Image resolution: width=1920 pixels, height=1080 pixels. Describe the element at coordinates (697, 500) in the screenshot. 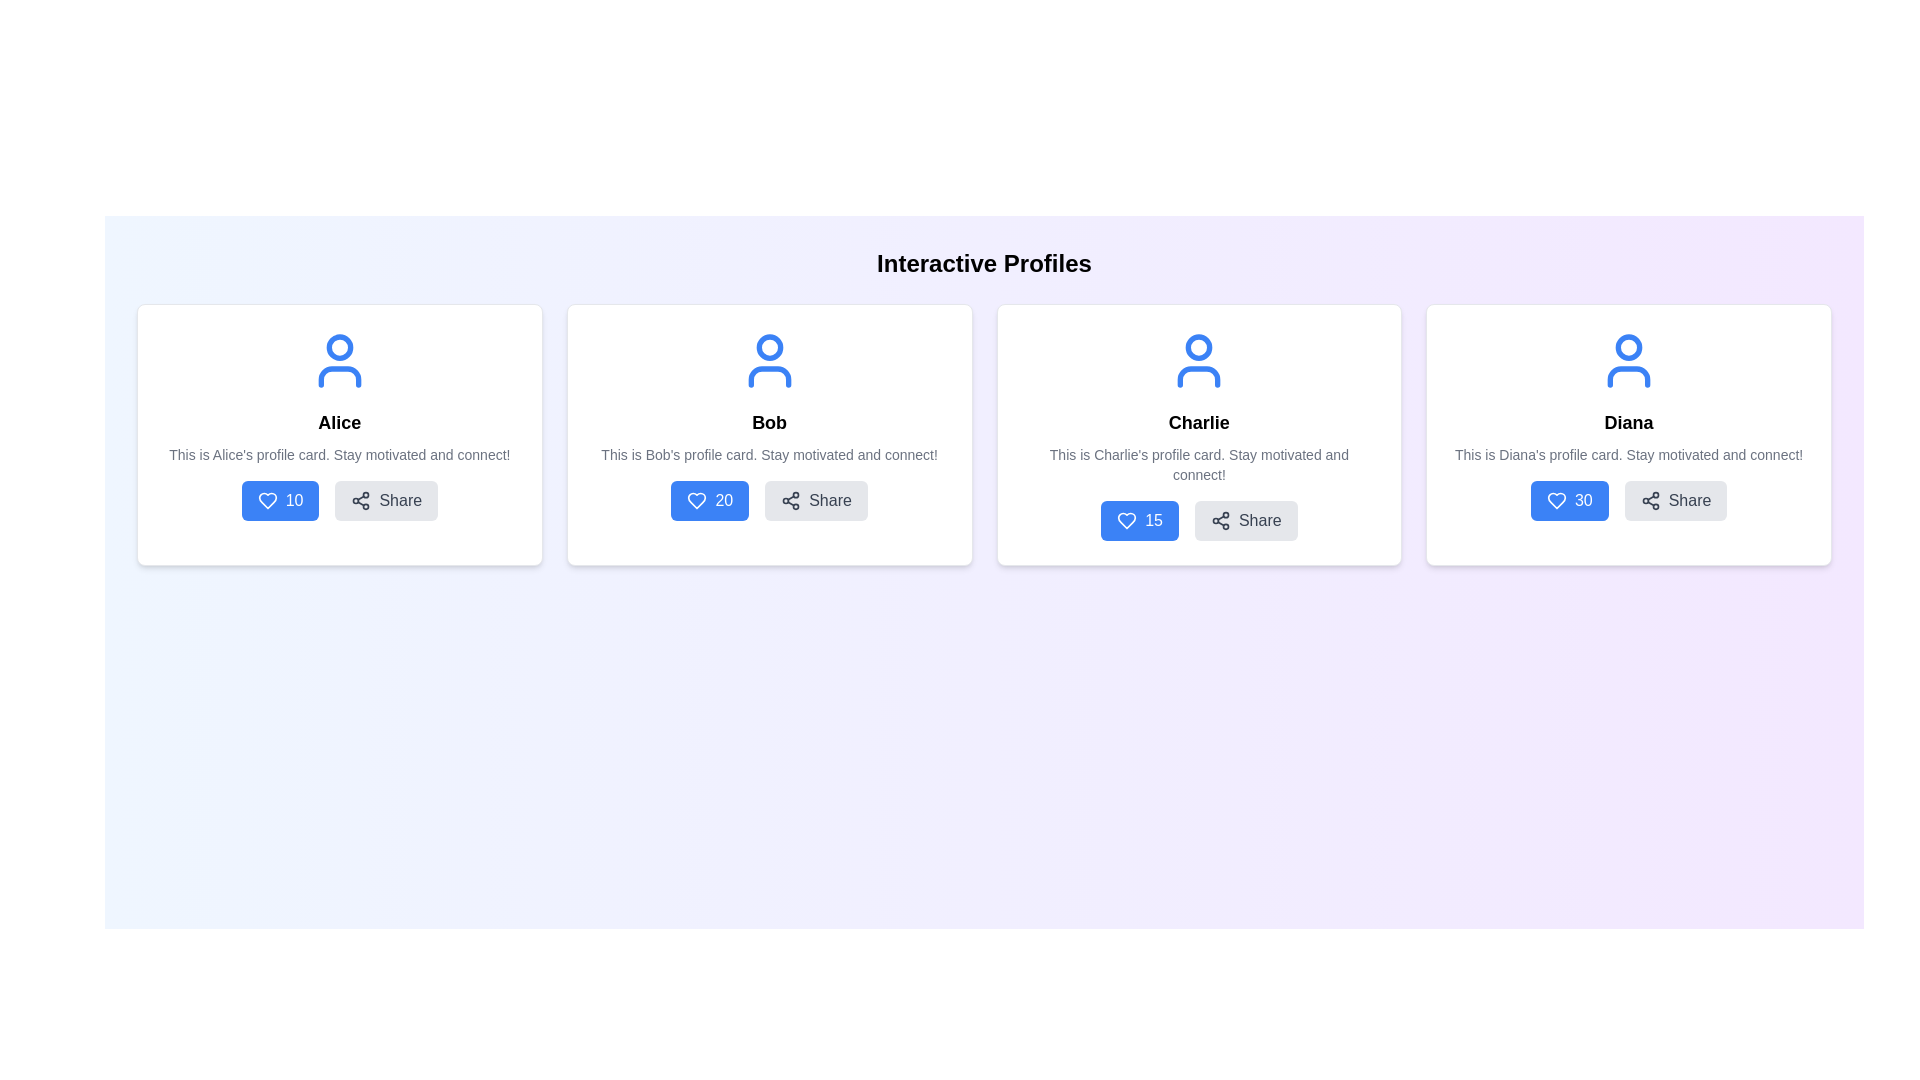

I see `the heart-shaped icon in Bob's profile card` at that location.